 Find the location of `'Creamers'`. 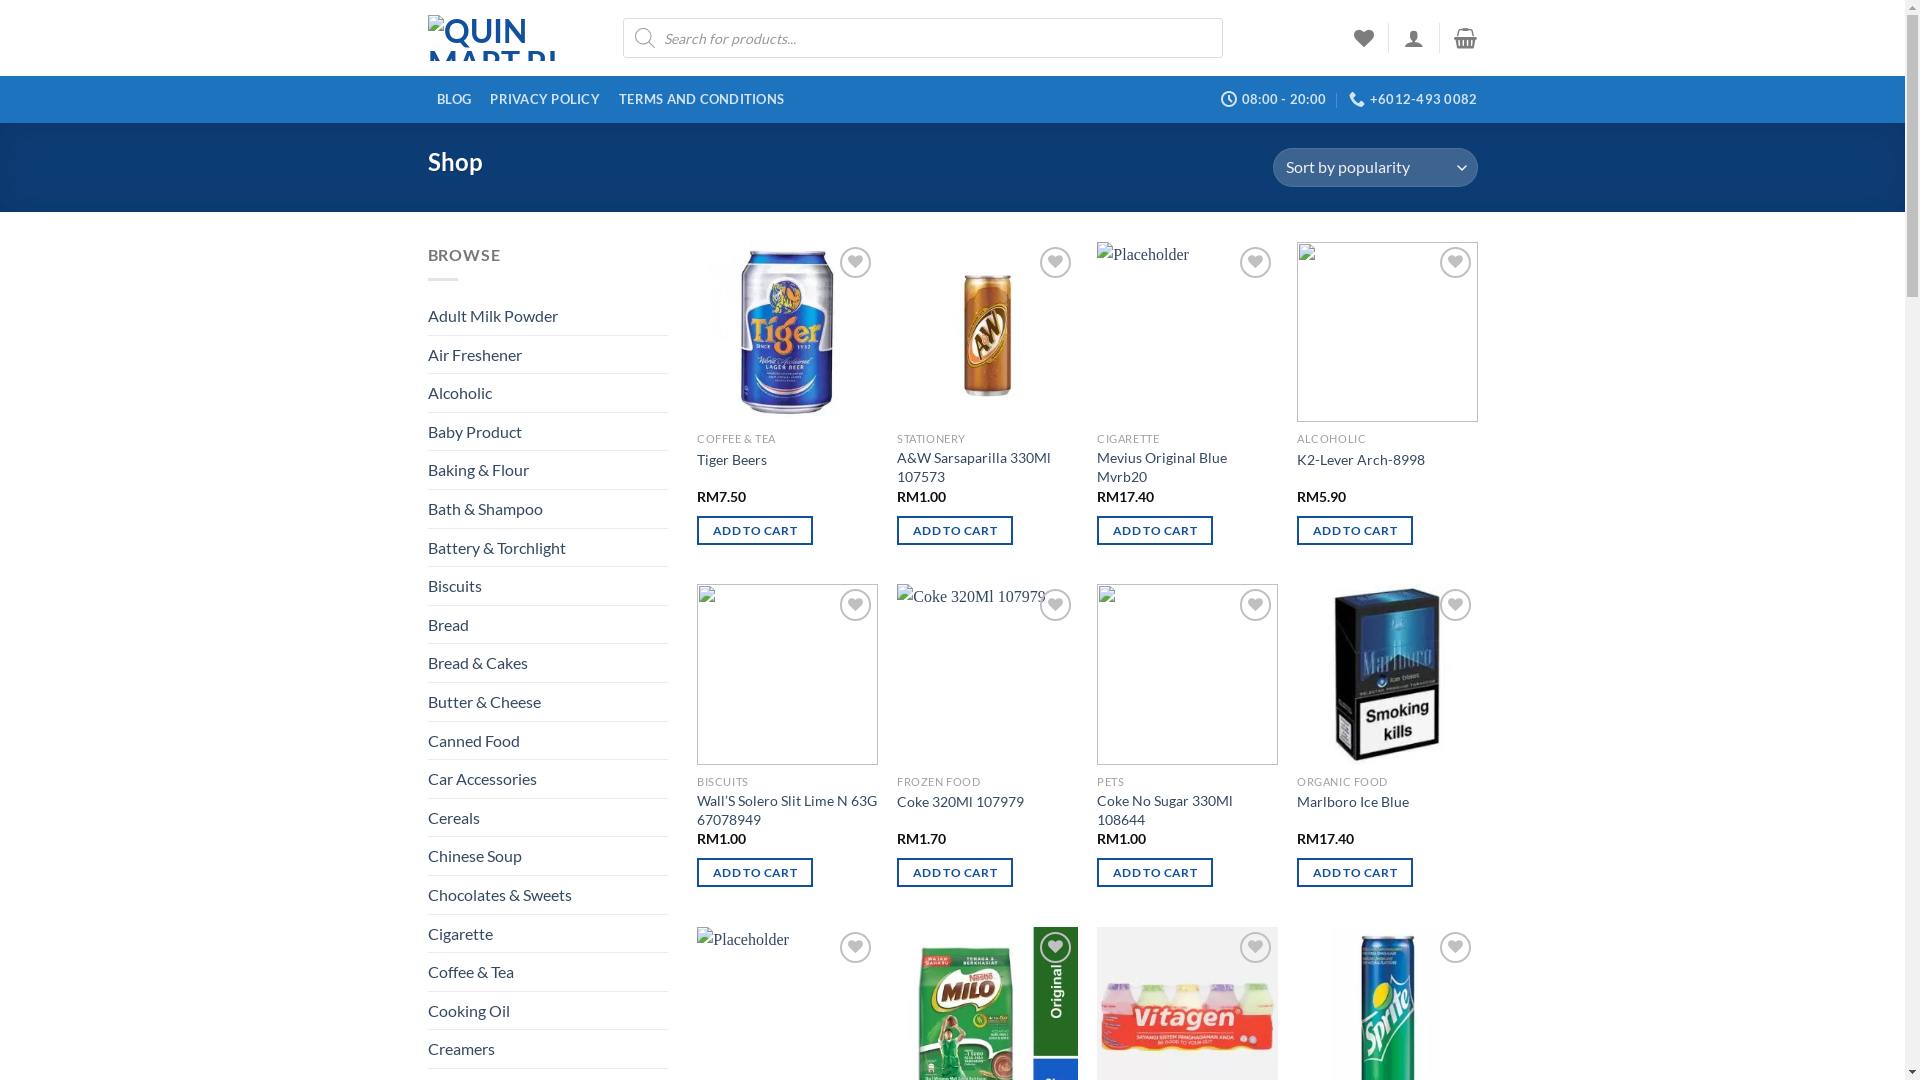

'Creamers' is located at coordinates (426, 1048).